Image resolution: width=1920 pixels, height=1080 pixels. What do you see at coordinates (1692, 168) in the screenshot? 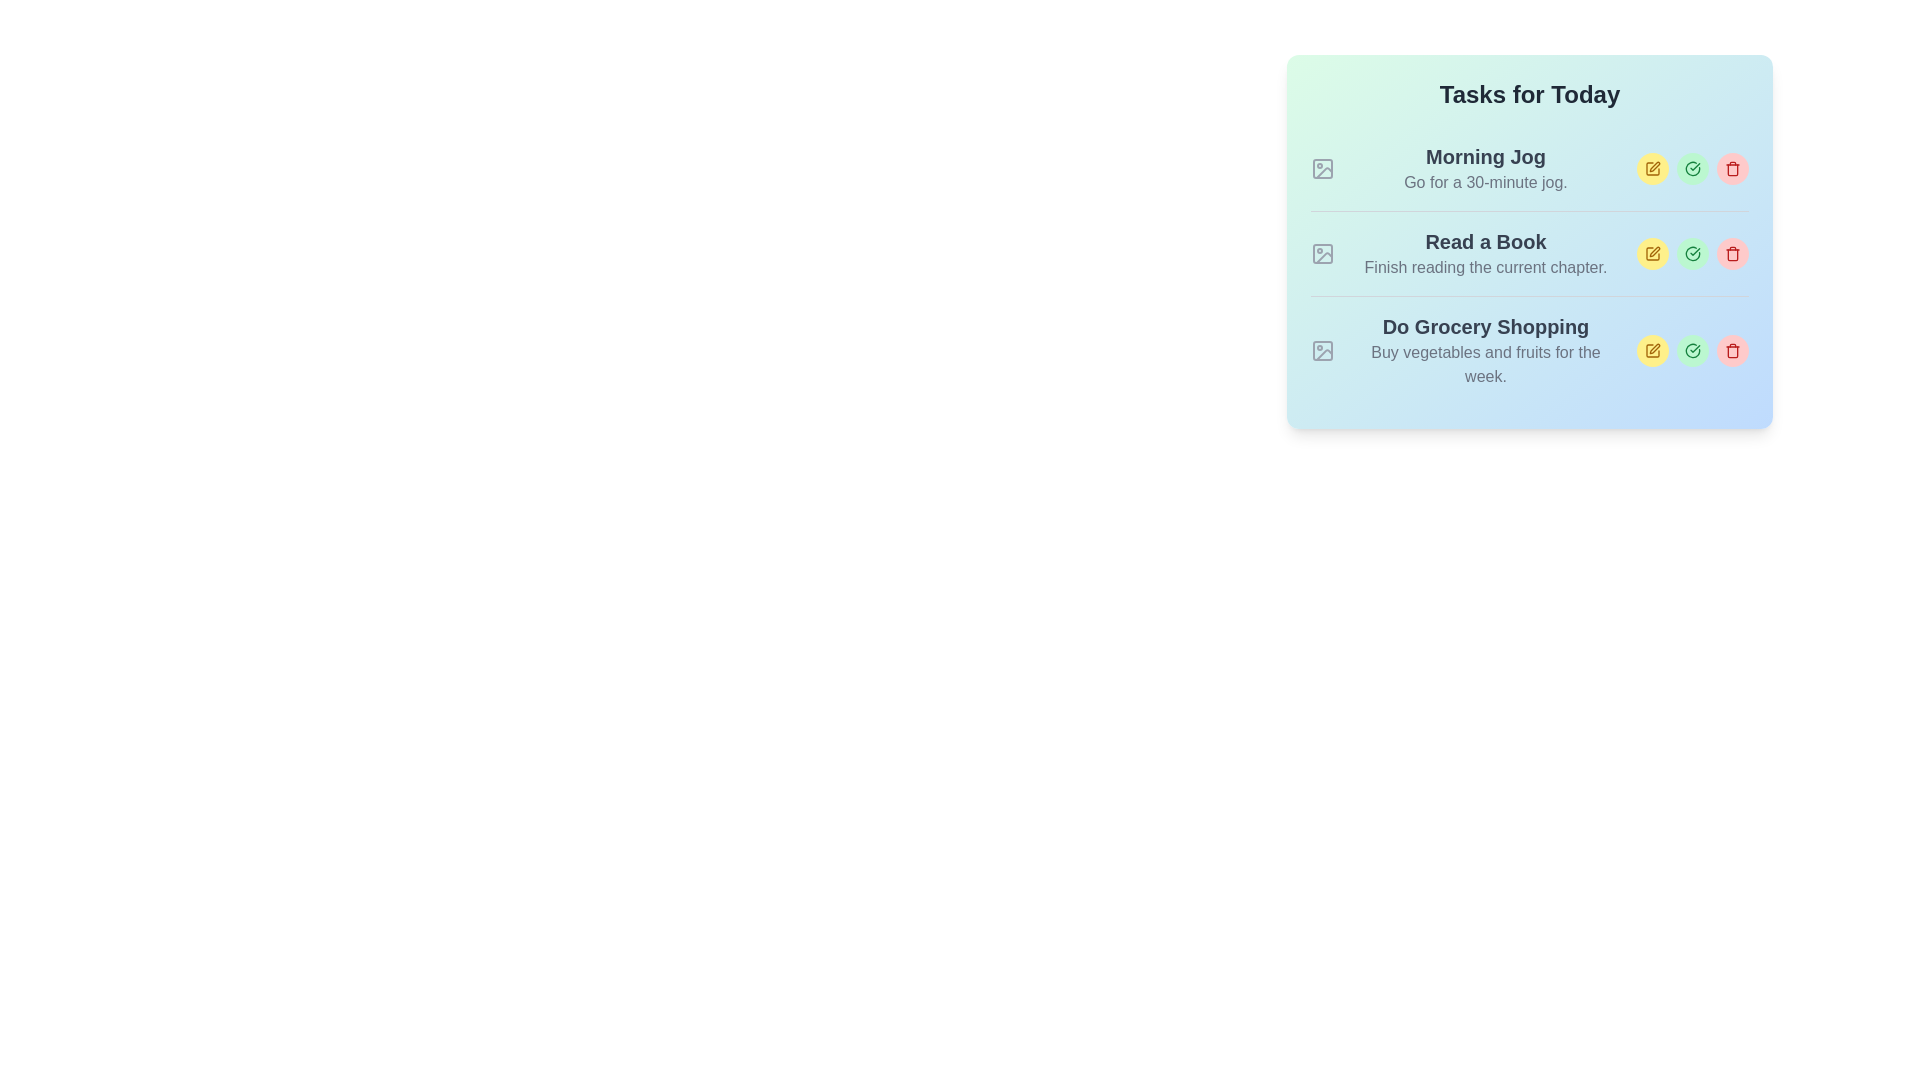
I see `the second button to the right of 'Morning Jog' in the 'Tasks for Today' section to mark the associated task as completed` at bounding box center [1692, 168].